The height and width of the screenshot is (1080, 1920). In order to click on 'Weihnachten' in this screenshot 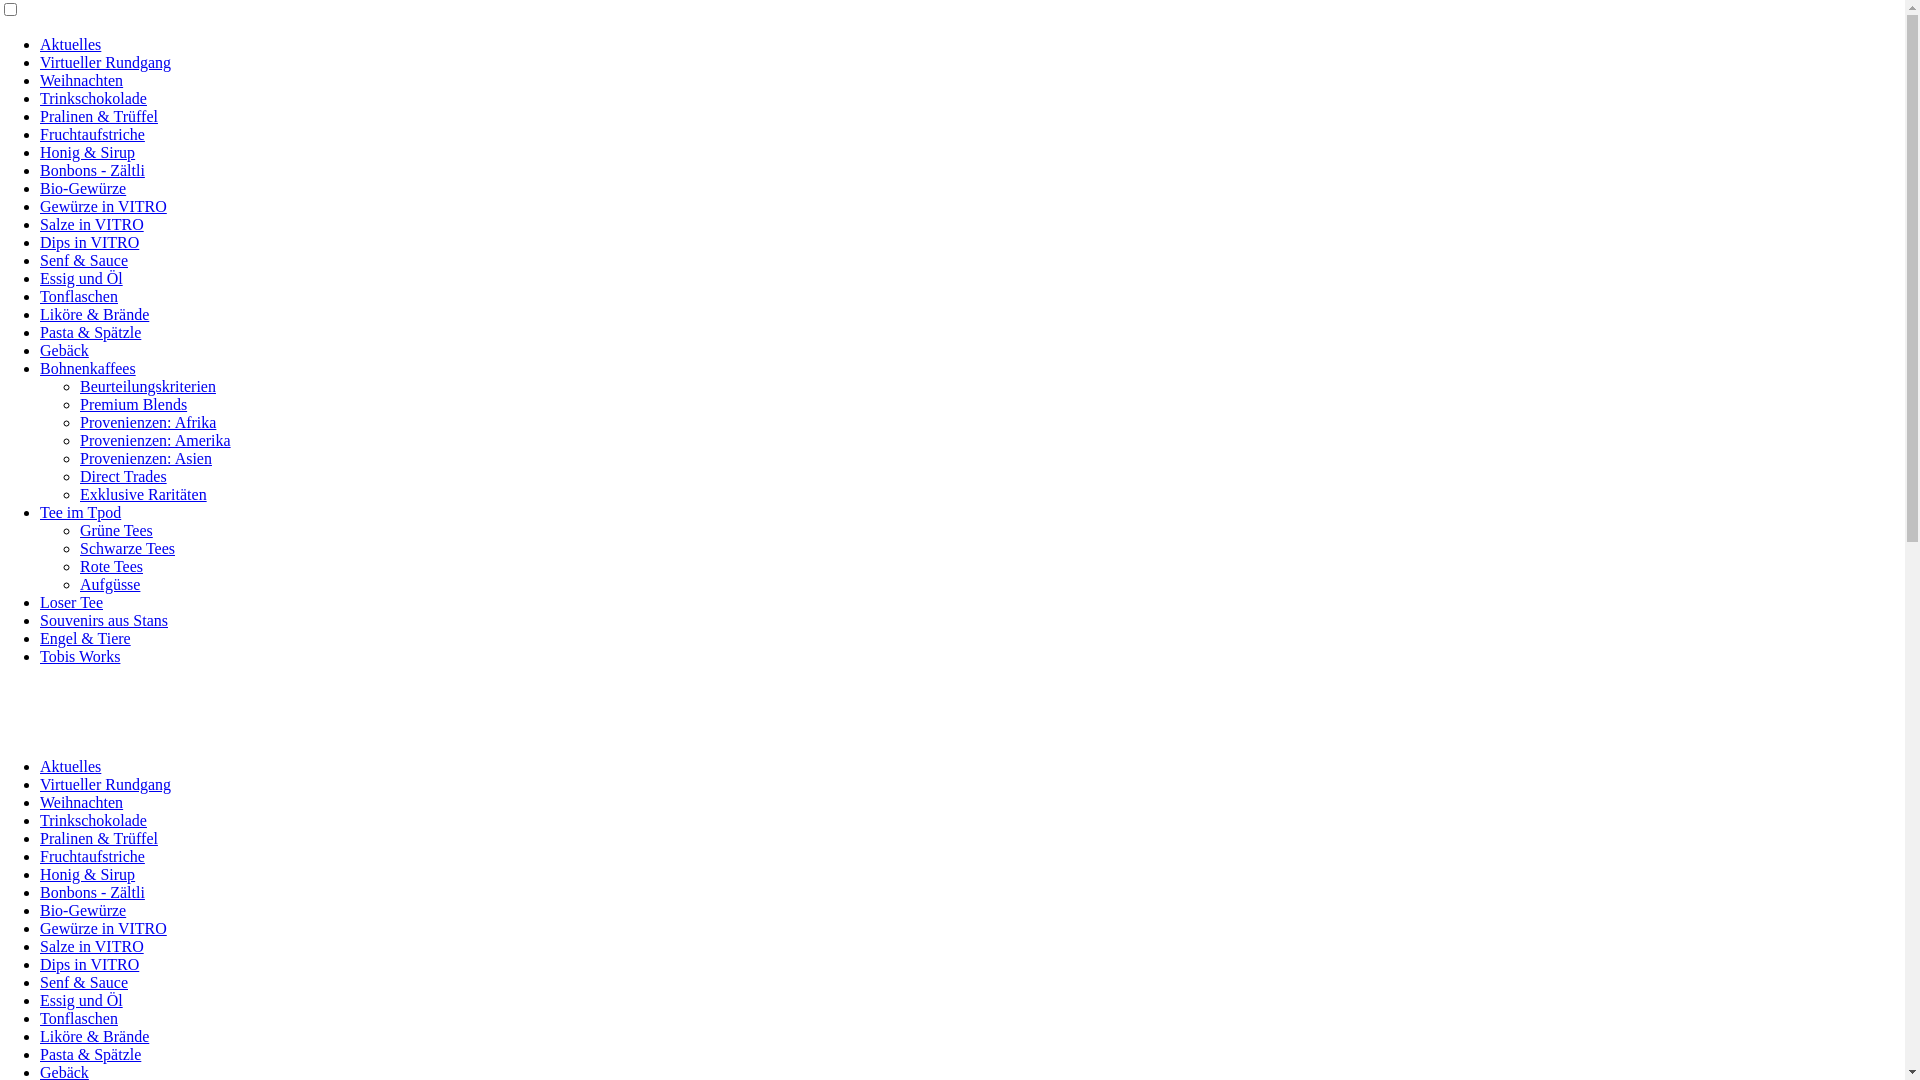, I will do `click(39, 79)`.